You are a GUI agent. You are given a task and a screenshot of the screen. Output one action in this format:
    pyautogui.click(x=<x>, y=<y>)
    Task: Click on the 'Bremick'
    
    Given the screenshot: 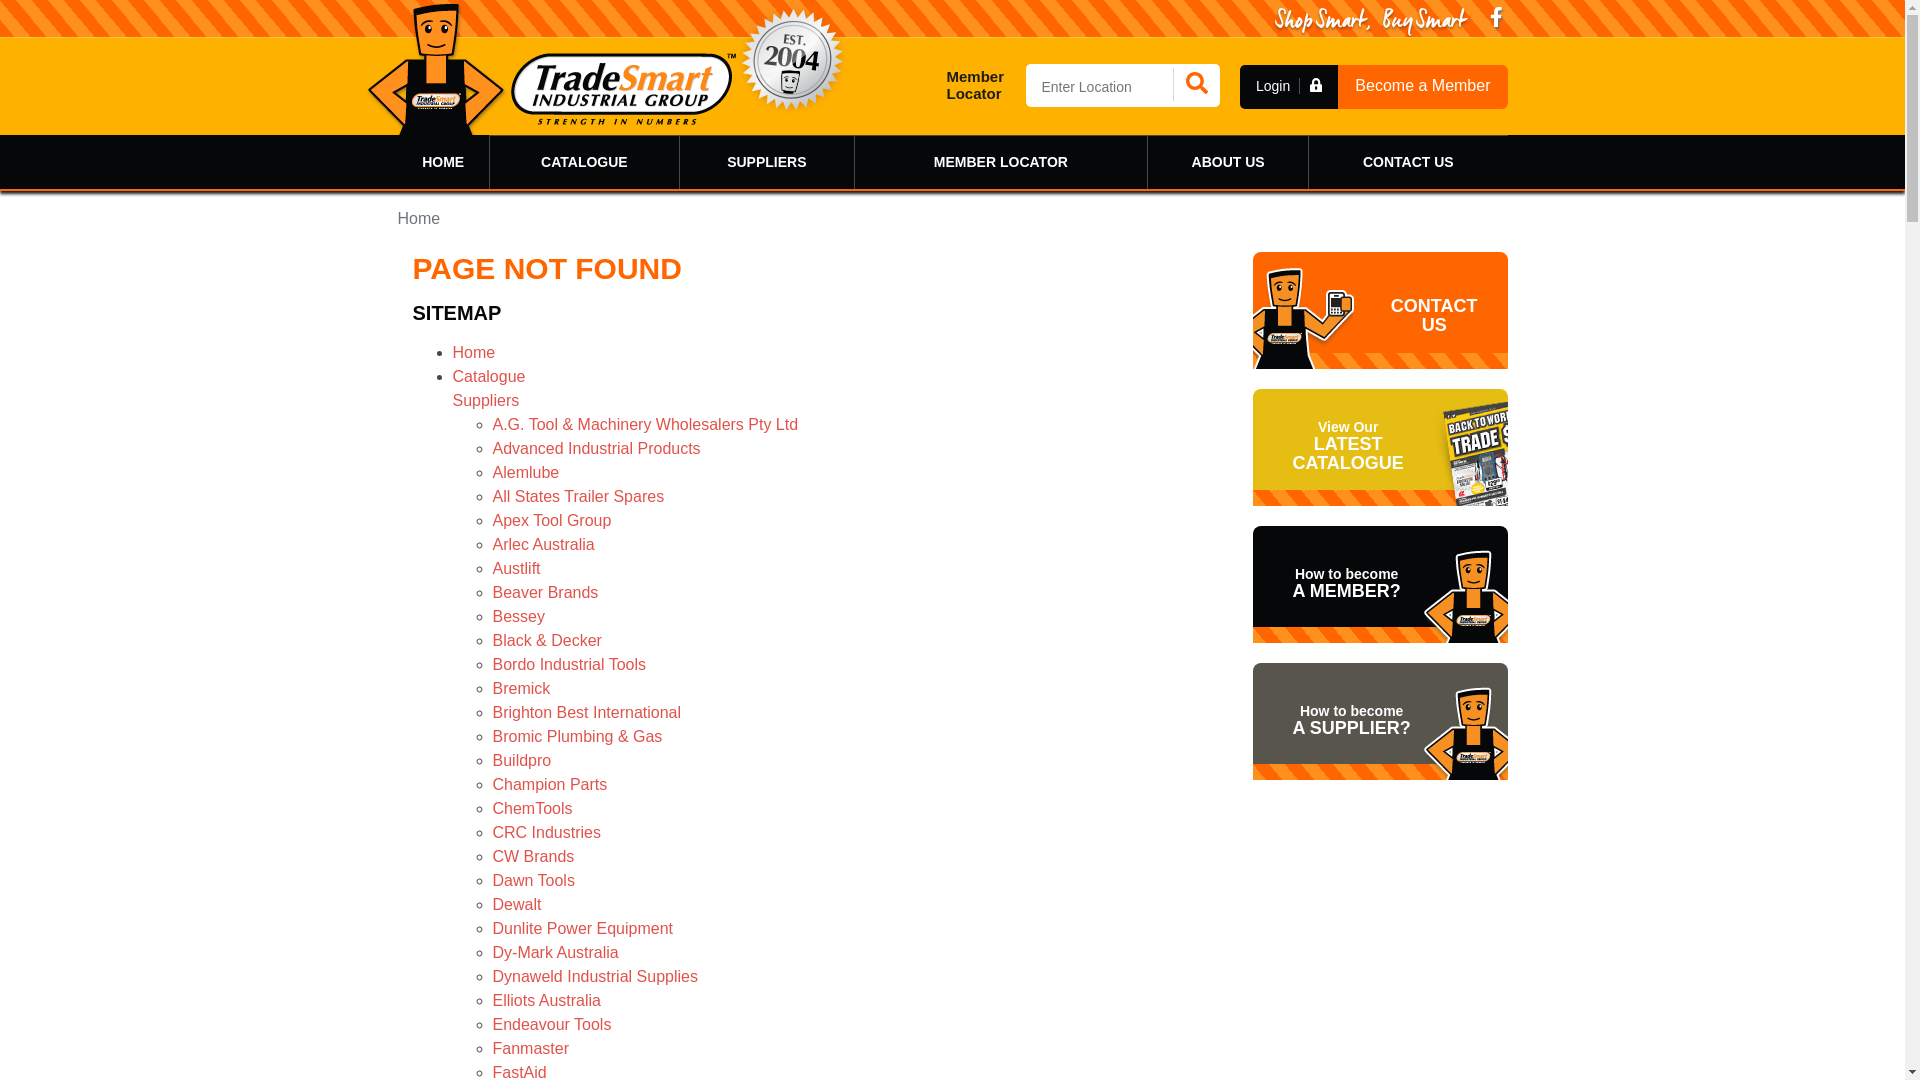 What is the action you would take?
    pyautogui.click(x=521, y=687)
    